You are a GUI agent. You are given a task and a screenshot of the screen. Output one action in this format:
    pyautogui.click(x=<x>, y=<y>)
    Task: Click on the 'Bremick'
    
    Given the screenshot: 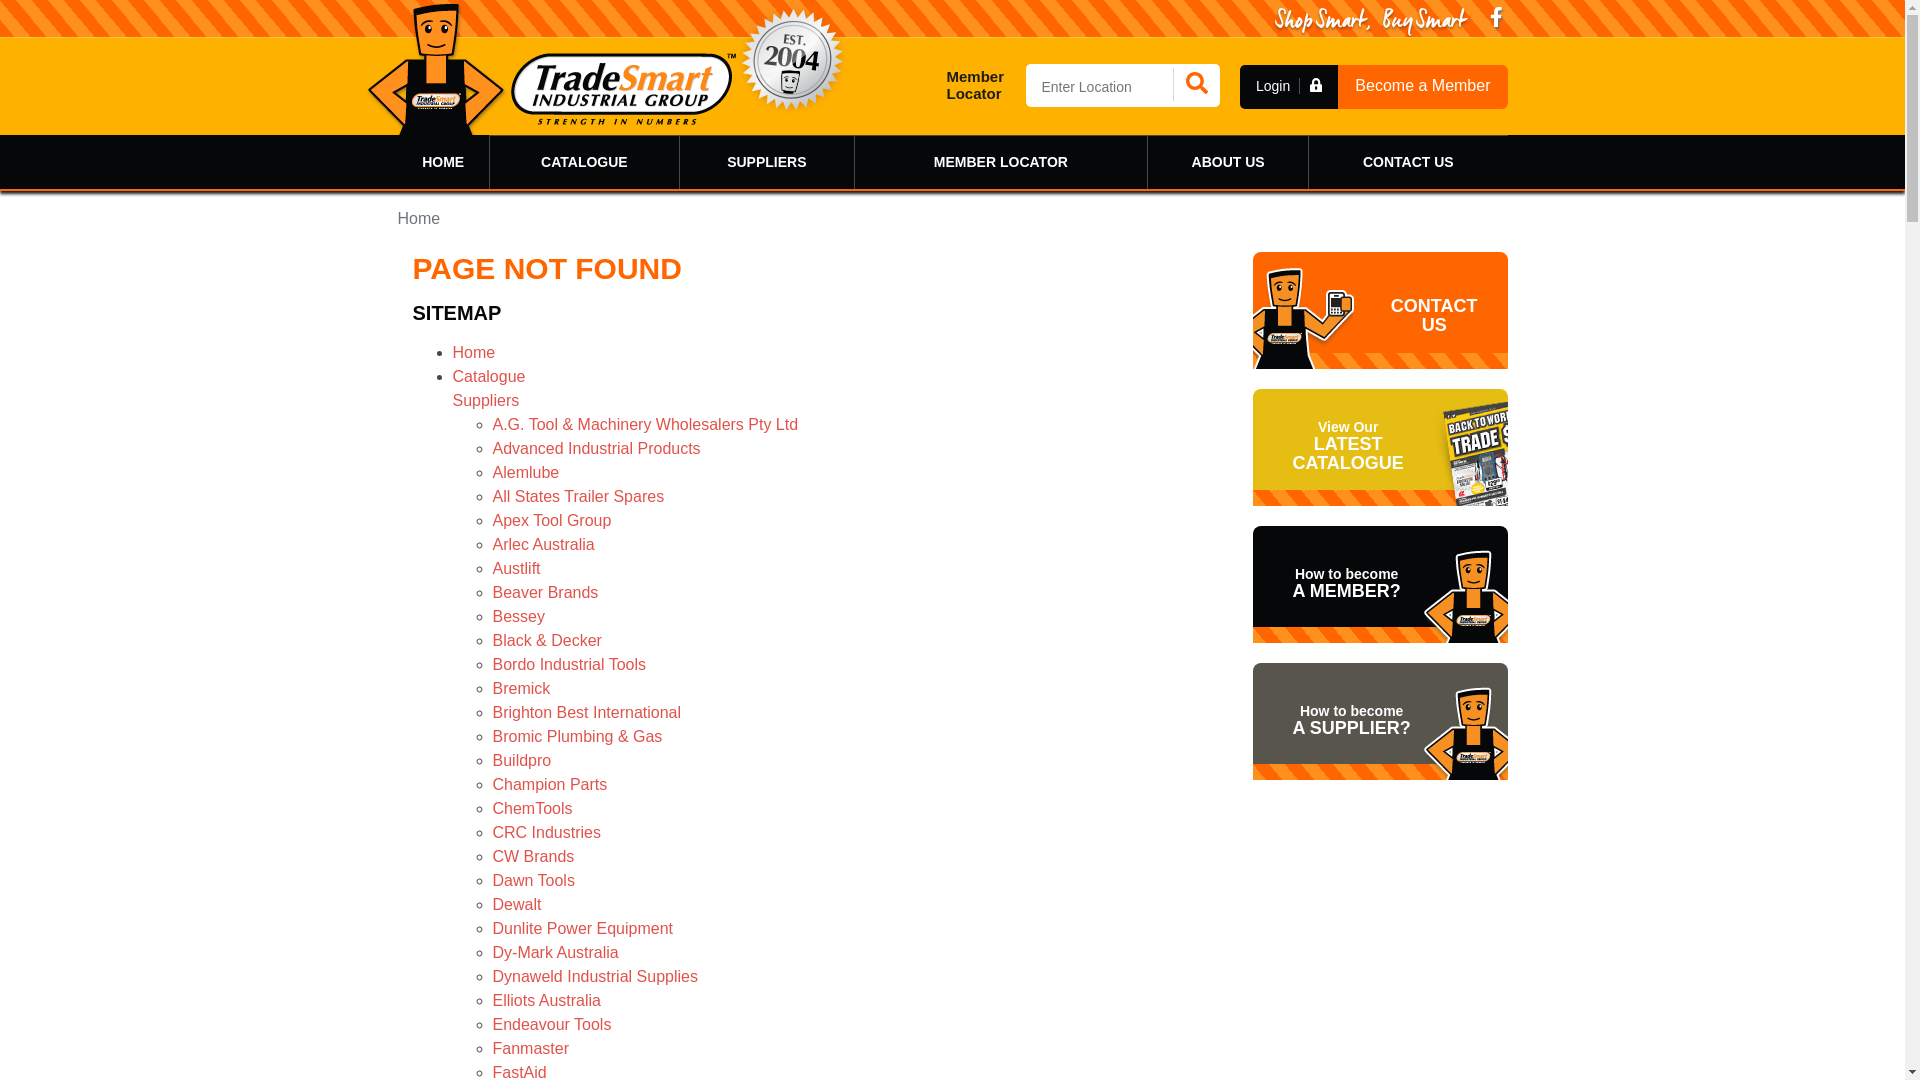 What is the action you would take?
    pyautogui.click(x=521, y=687)
    